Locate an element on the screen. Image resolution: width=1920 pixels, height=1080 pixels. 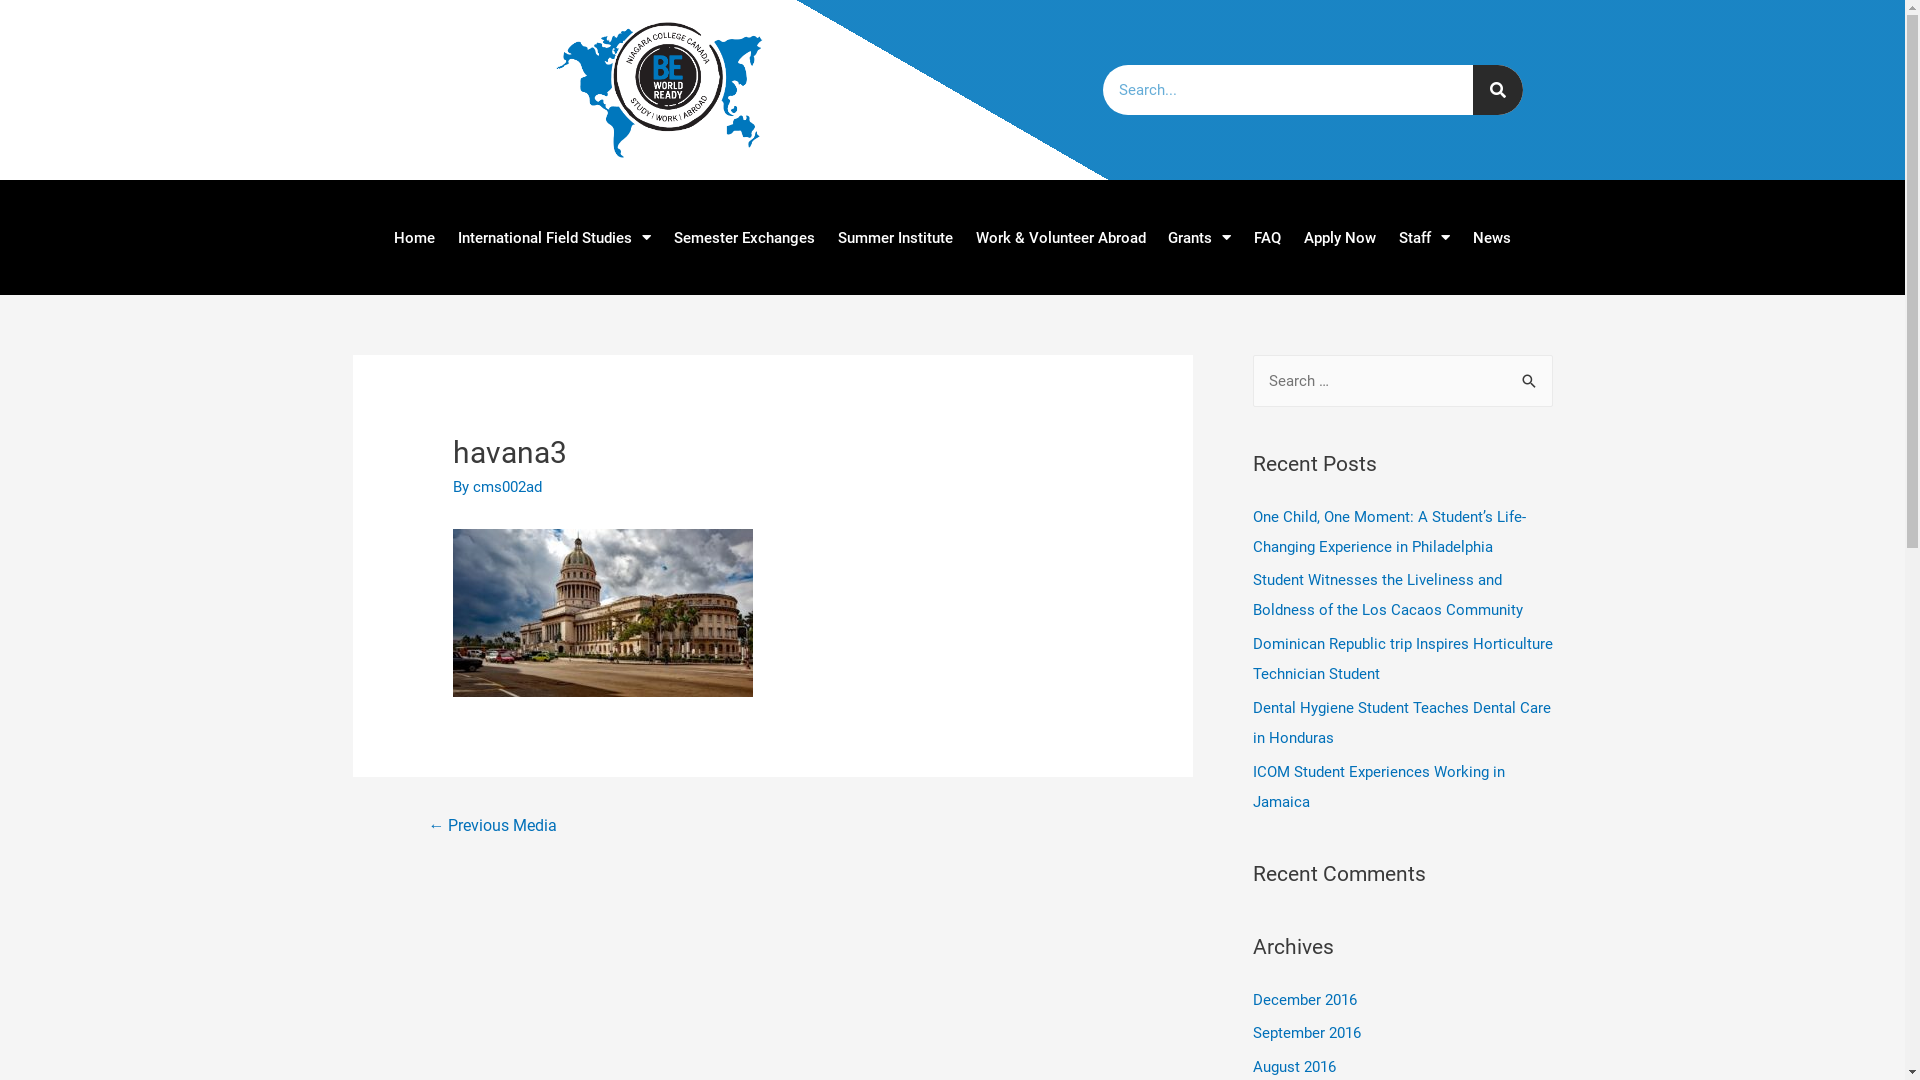
'News' is located at coordinates (1492, 235).